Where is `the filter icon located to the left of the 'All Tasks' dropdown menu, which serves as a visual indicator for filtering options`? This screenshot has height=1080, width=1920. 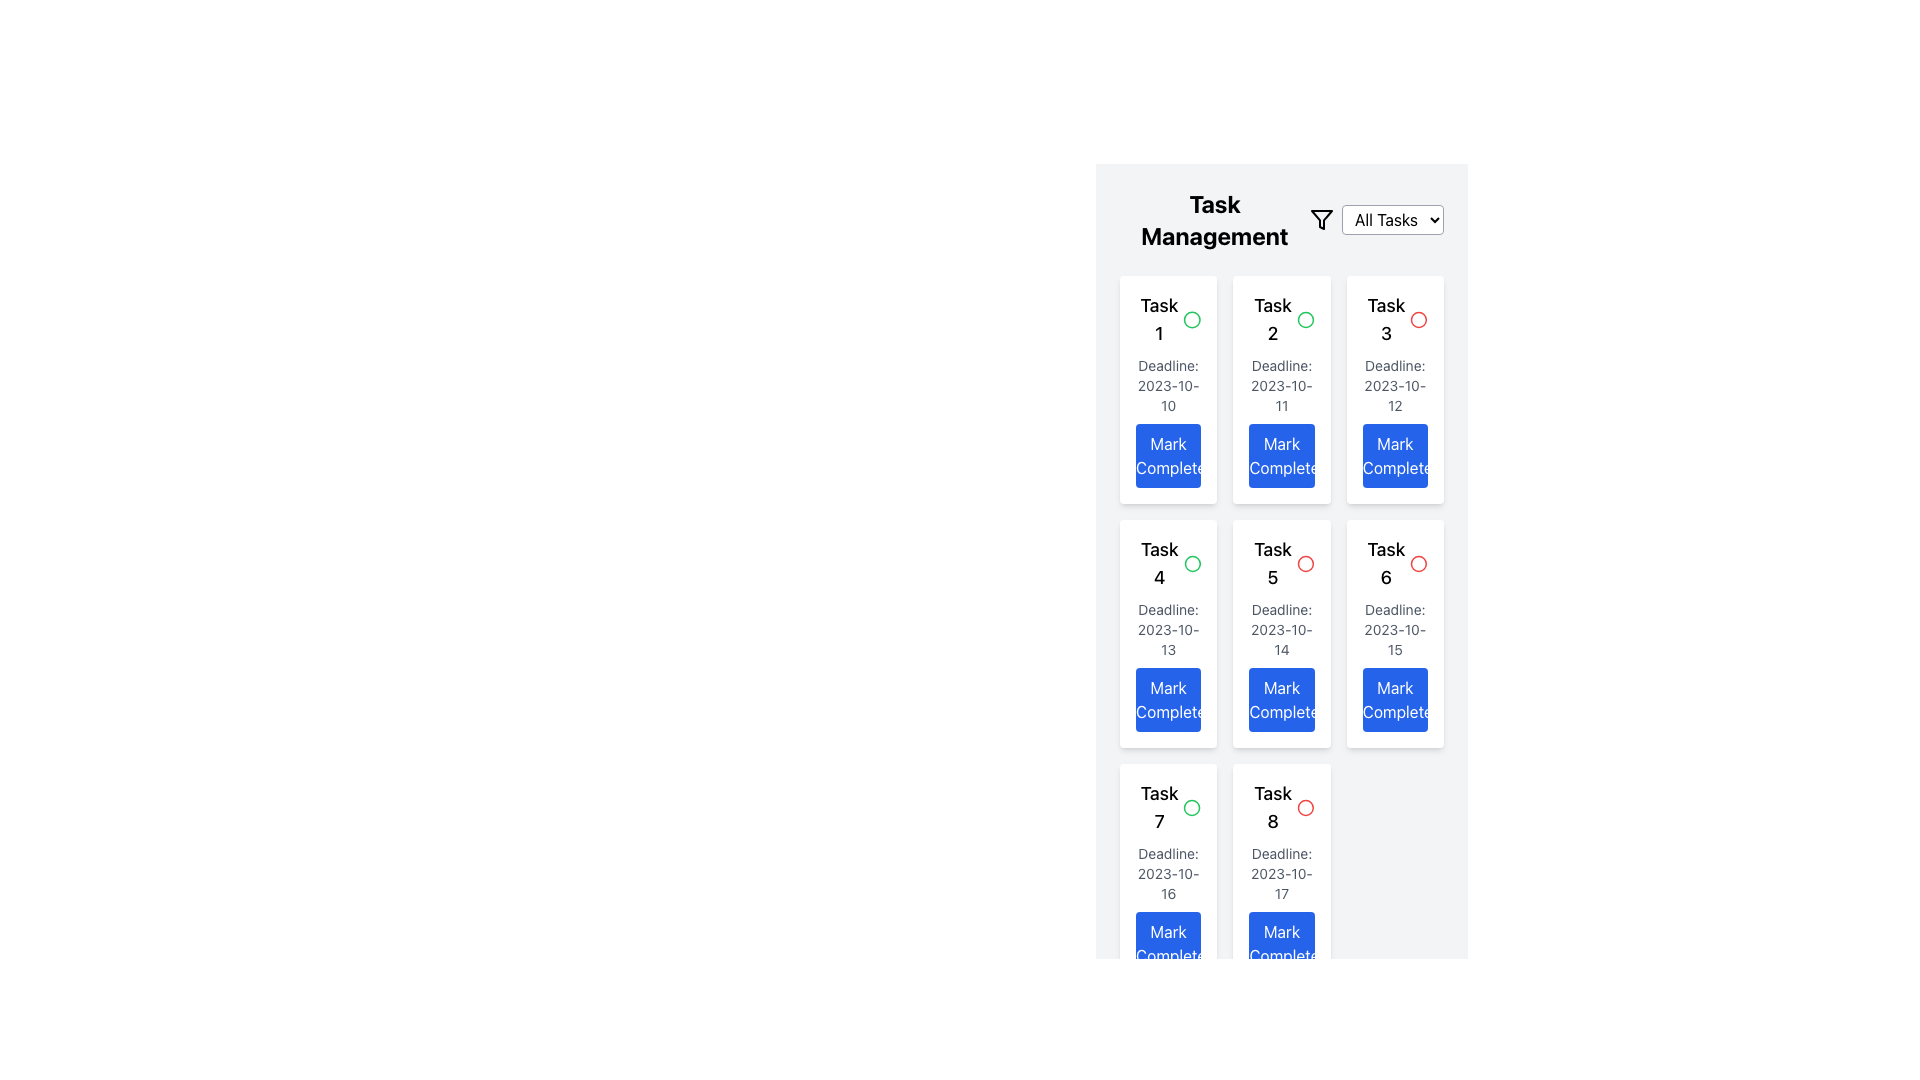
the filter icon located to the left of the 'All Tasks' dropdown menu, which serves as a visual indicator for filtering options is located at coordinates (1321, 219).